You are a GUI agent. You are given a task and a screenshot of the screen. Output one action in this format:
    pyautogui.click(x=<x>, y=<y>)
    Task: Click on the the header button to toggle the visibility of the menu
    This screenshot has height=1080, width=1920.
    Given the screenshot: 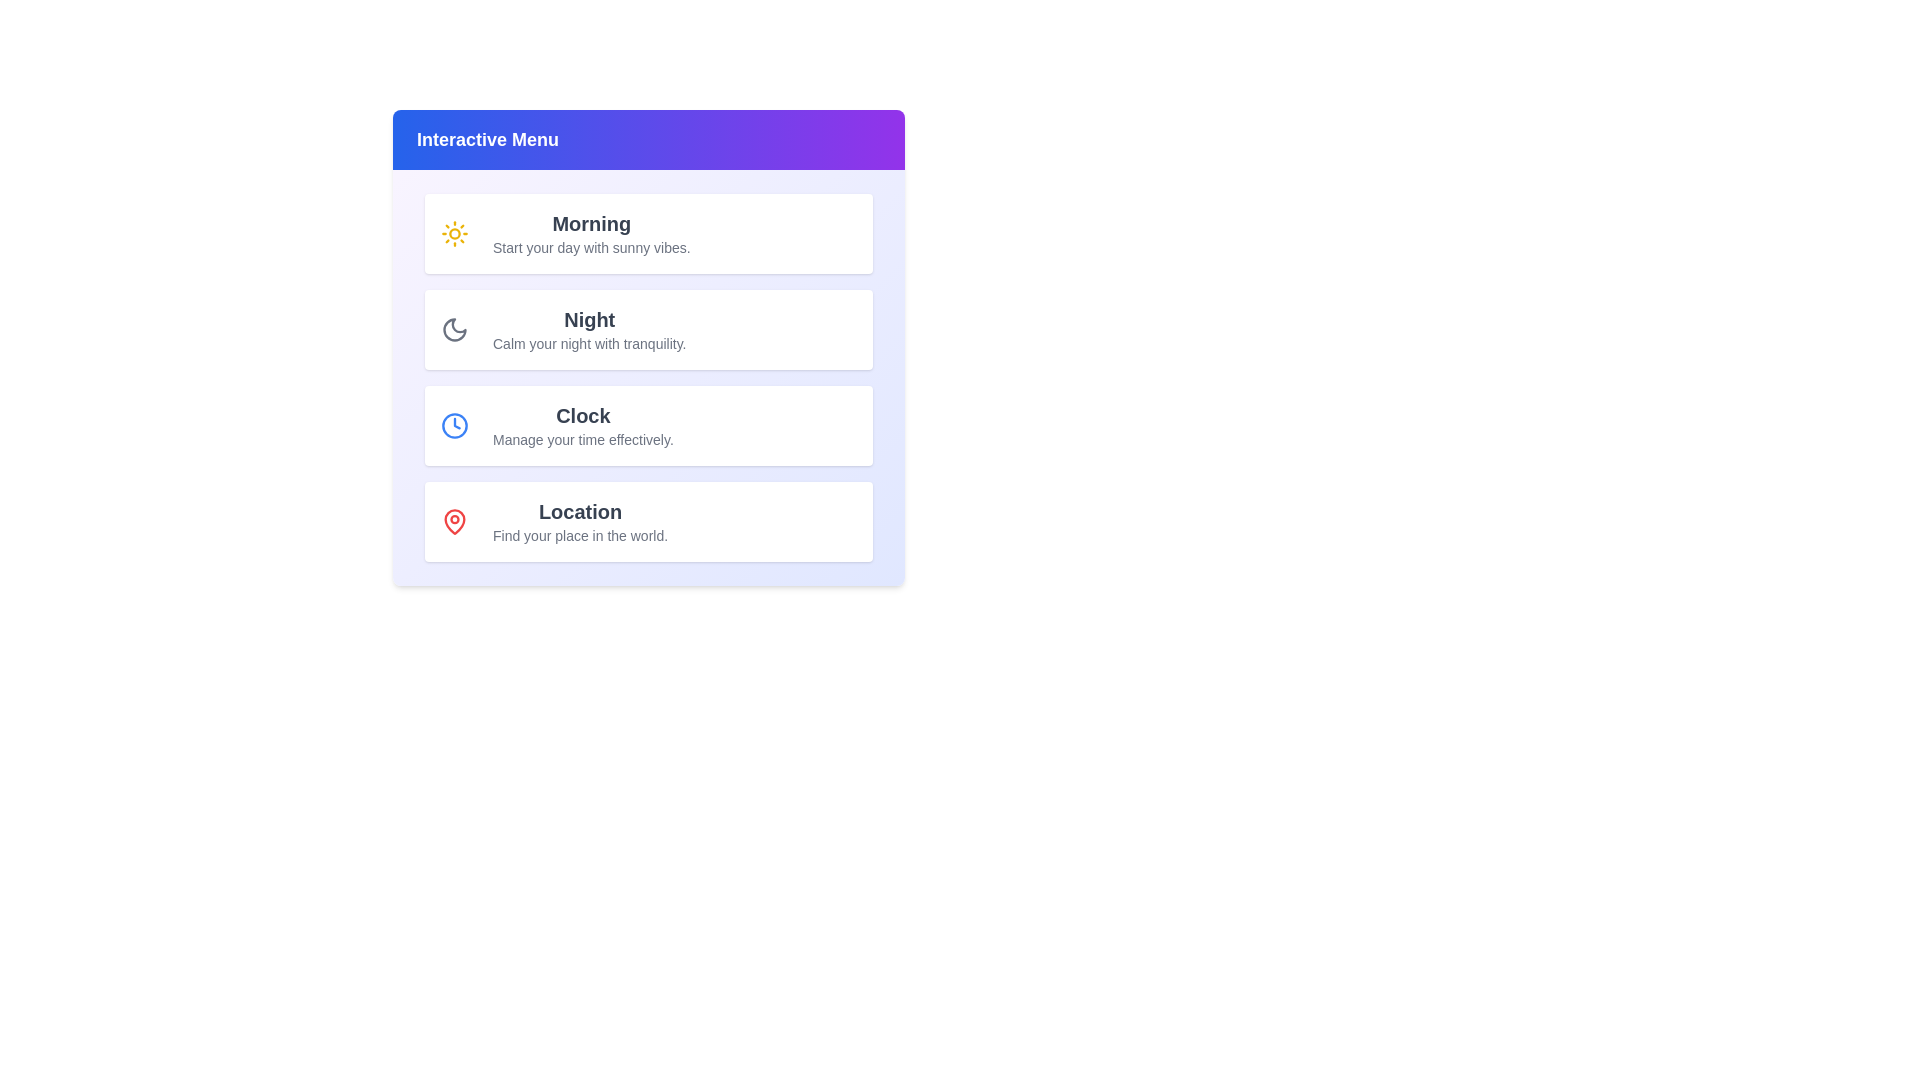 What is the action you would take?
    pyautogui.click(x=648, y=138)
    